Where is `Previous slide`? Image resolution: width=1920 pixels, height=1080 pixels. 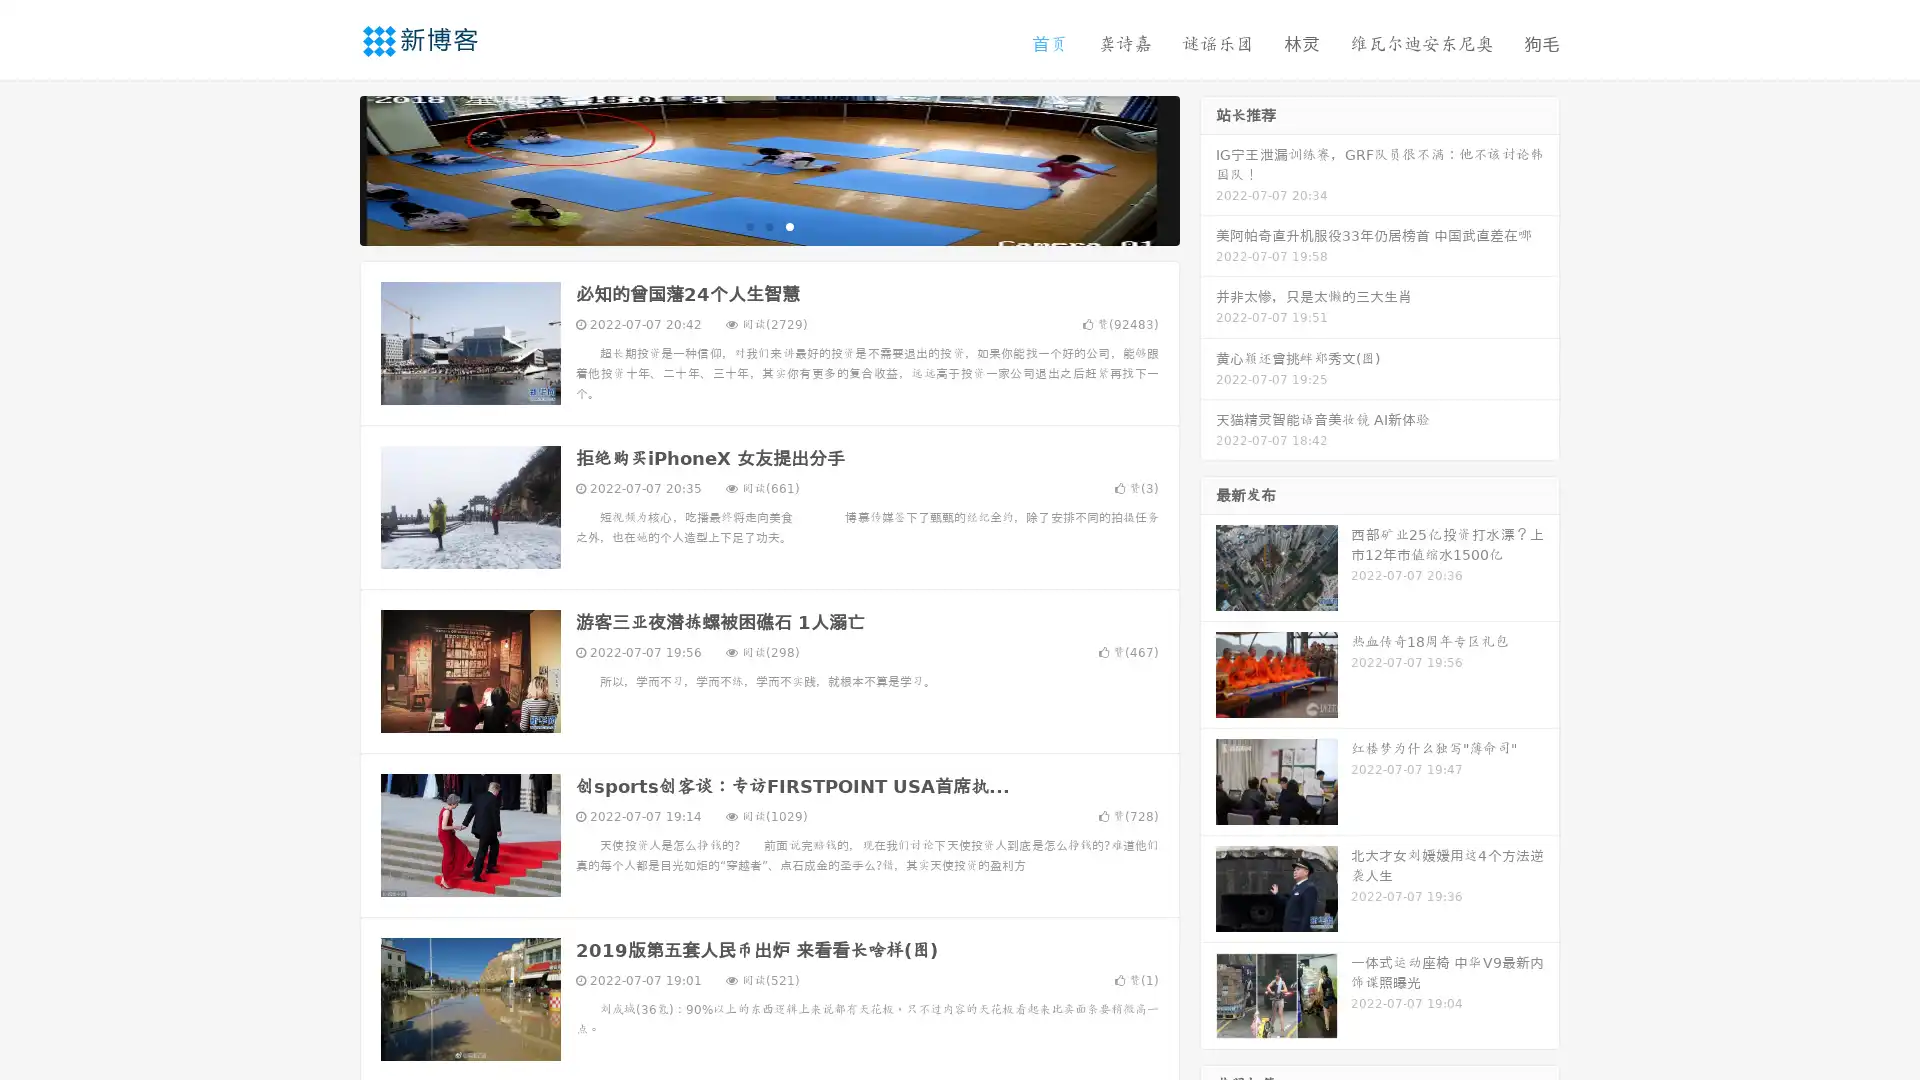
Previous slide is located at coordinates (330, 168).